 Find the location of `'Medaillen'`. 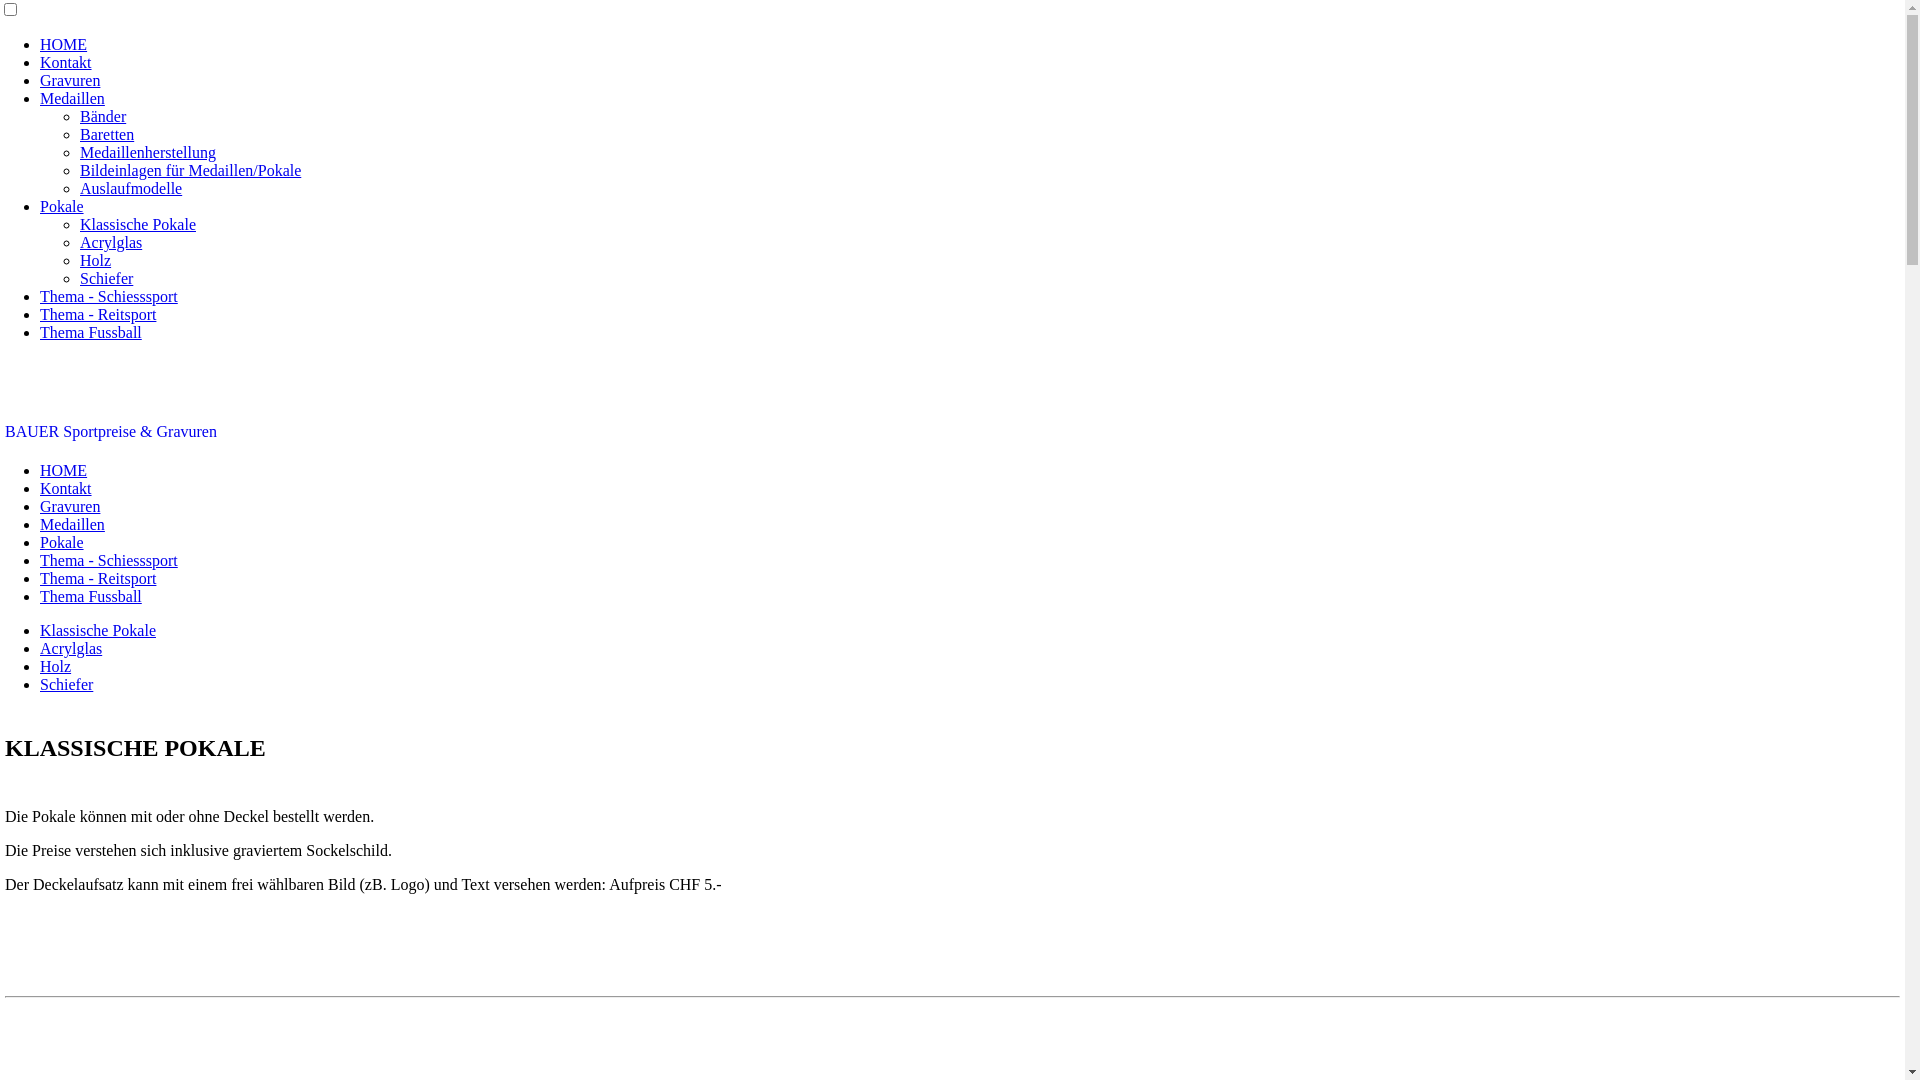

'Medaillen' is located at coordinates (72, 98).